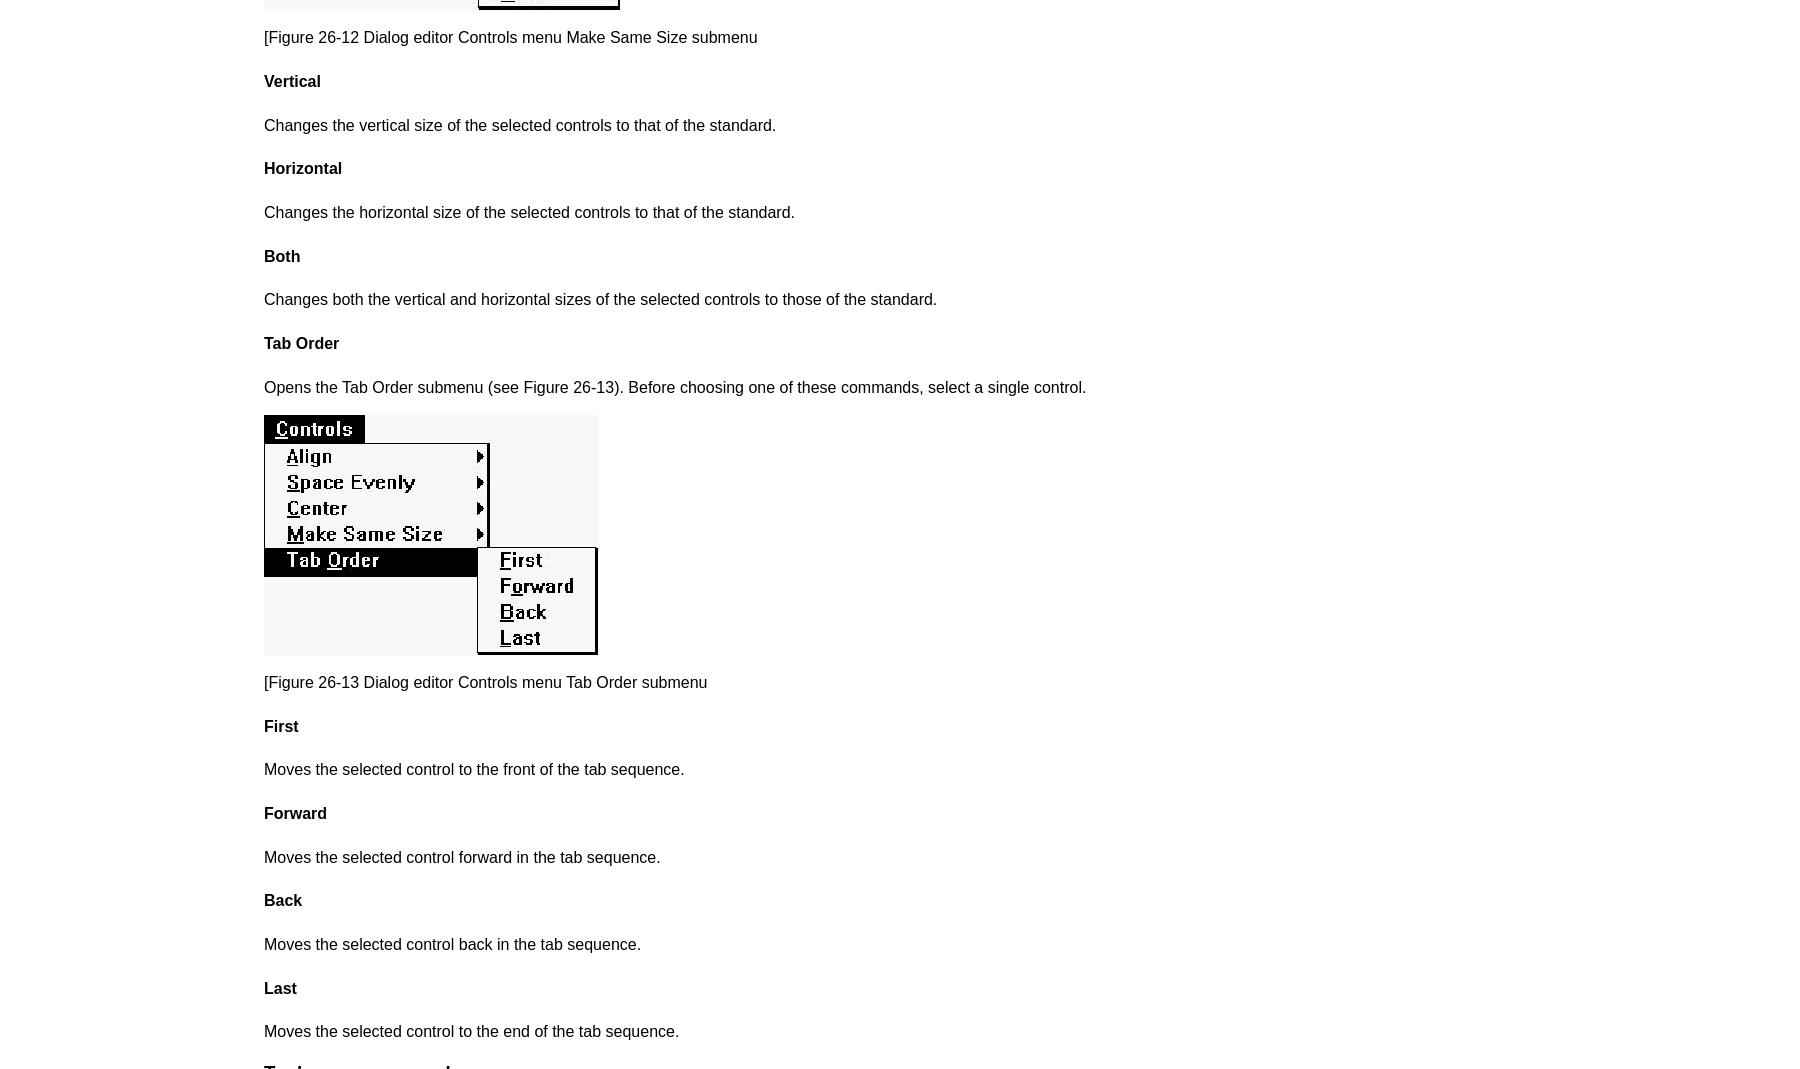 Image resolution: width=1800 pixels, height=1069 pixels. Describe the element at coordinates (472, 769) in the screenshot. I see `'Moves the selected control to the front of the tab sequence.'` at that location.